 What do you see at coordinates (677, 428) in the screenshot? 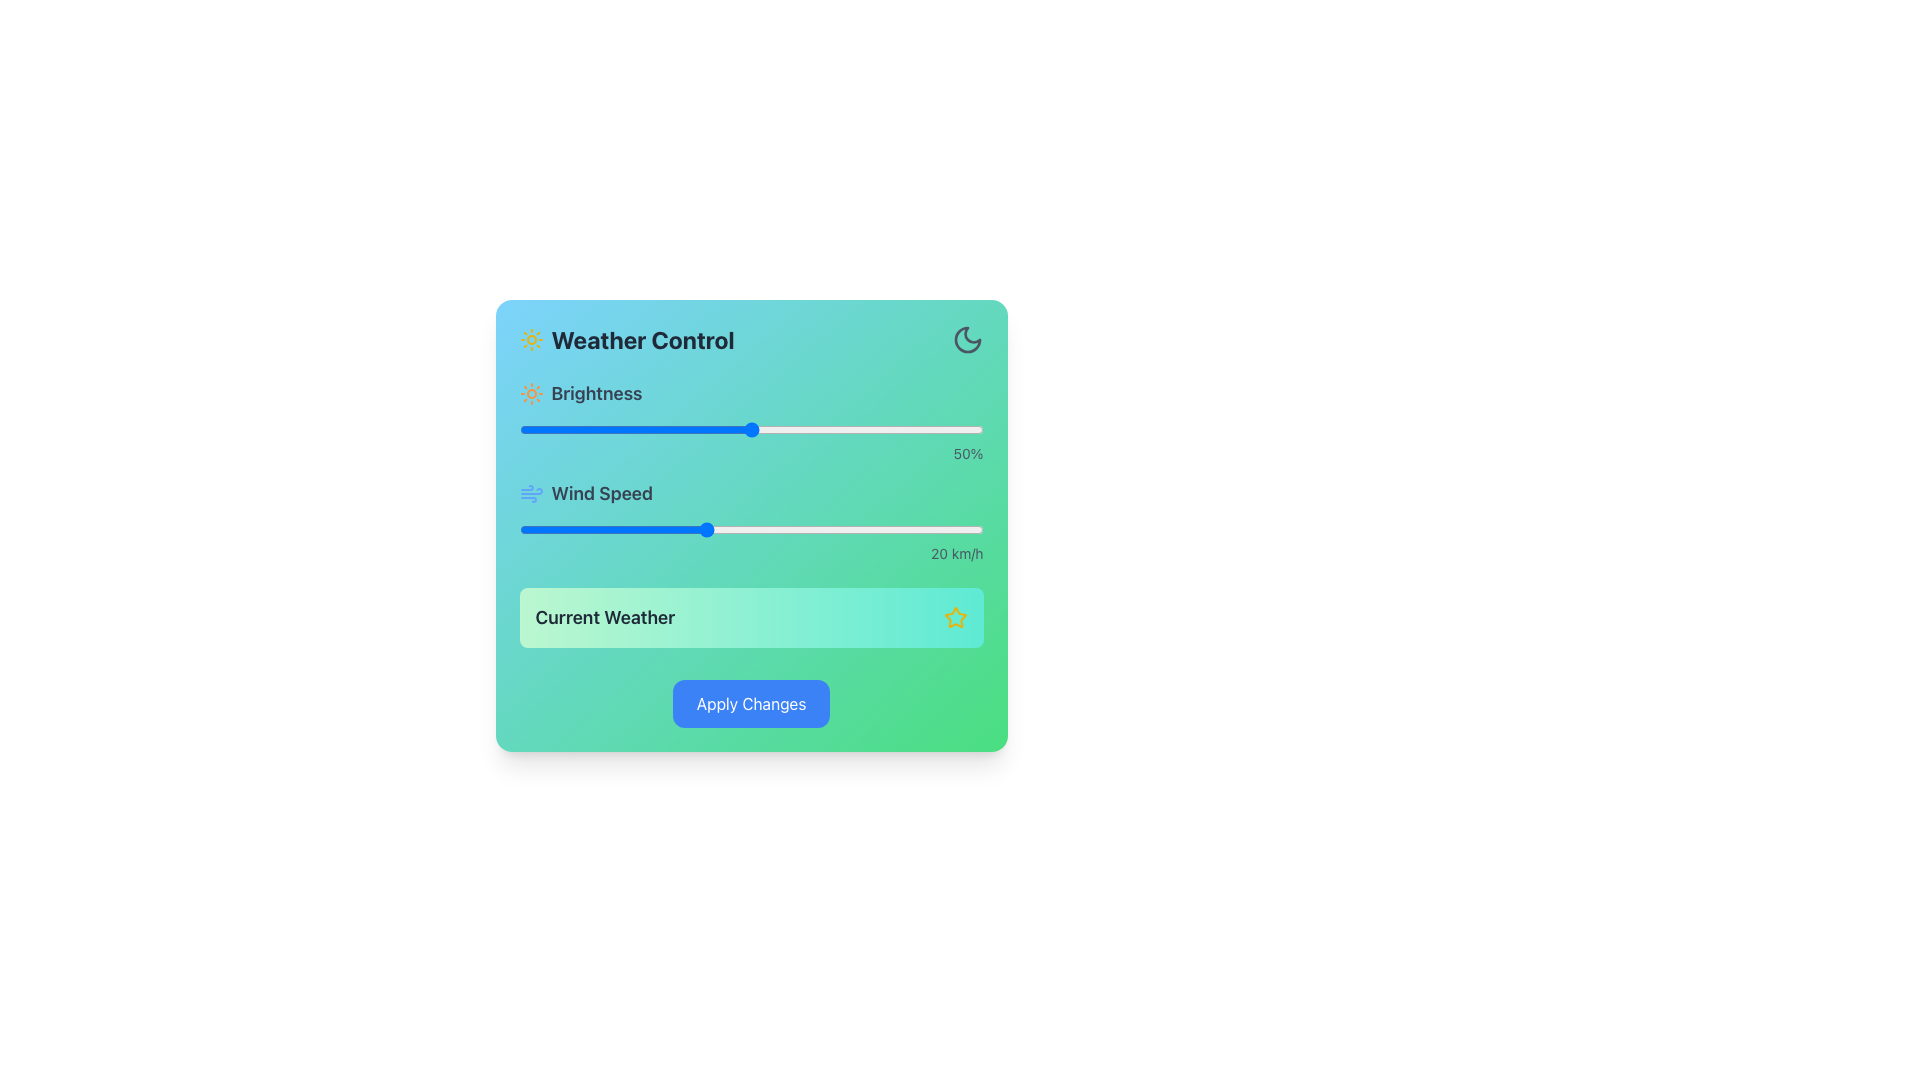
I see `brightness` at bounding box center [677, 428].